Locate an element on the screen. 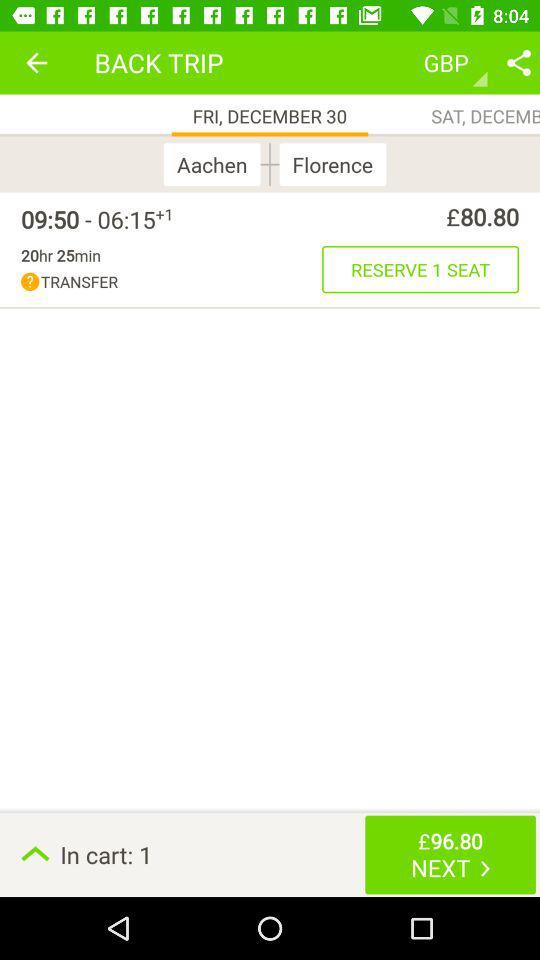 The height and width of the screenshot is (960, 540). 09 50 06 icon is located at coordinates (87, 219).